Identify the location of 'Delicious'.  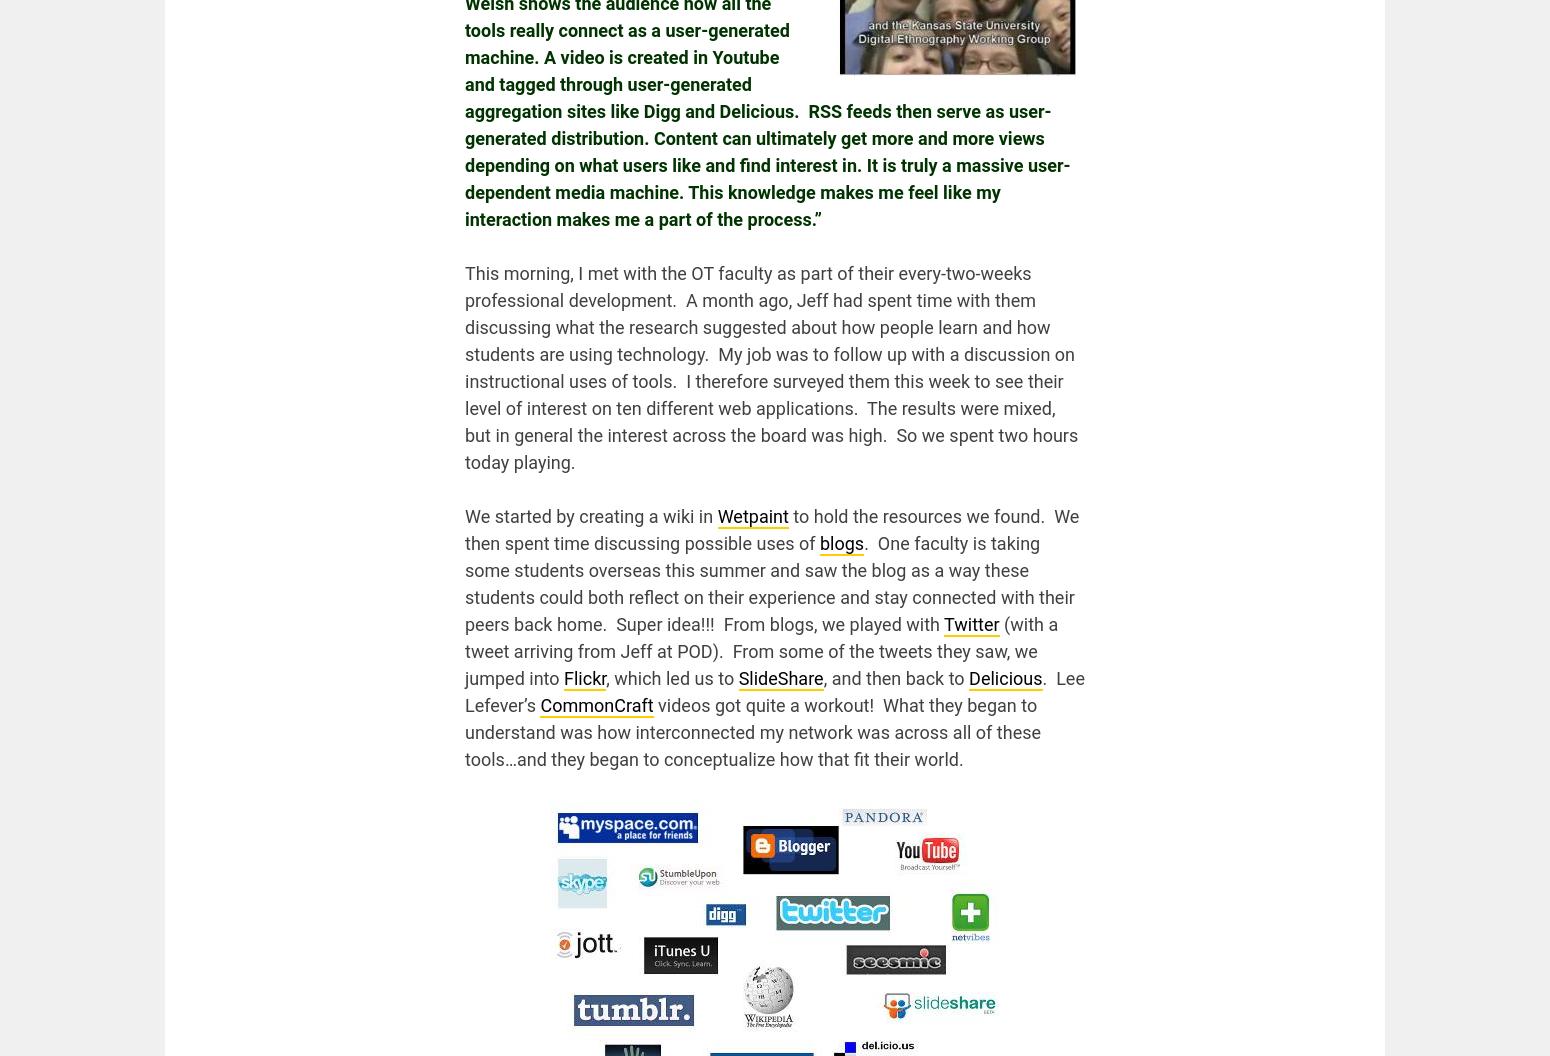
(1004, 678).